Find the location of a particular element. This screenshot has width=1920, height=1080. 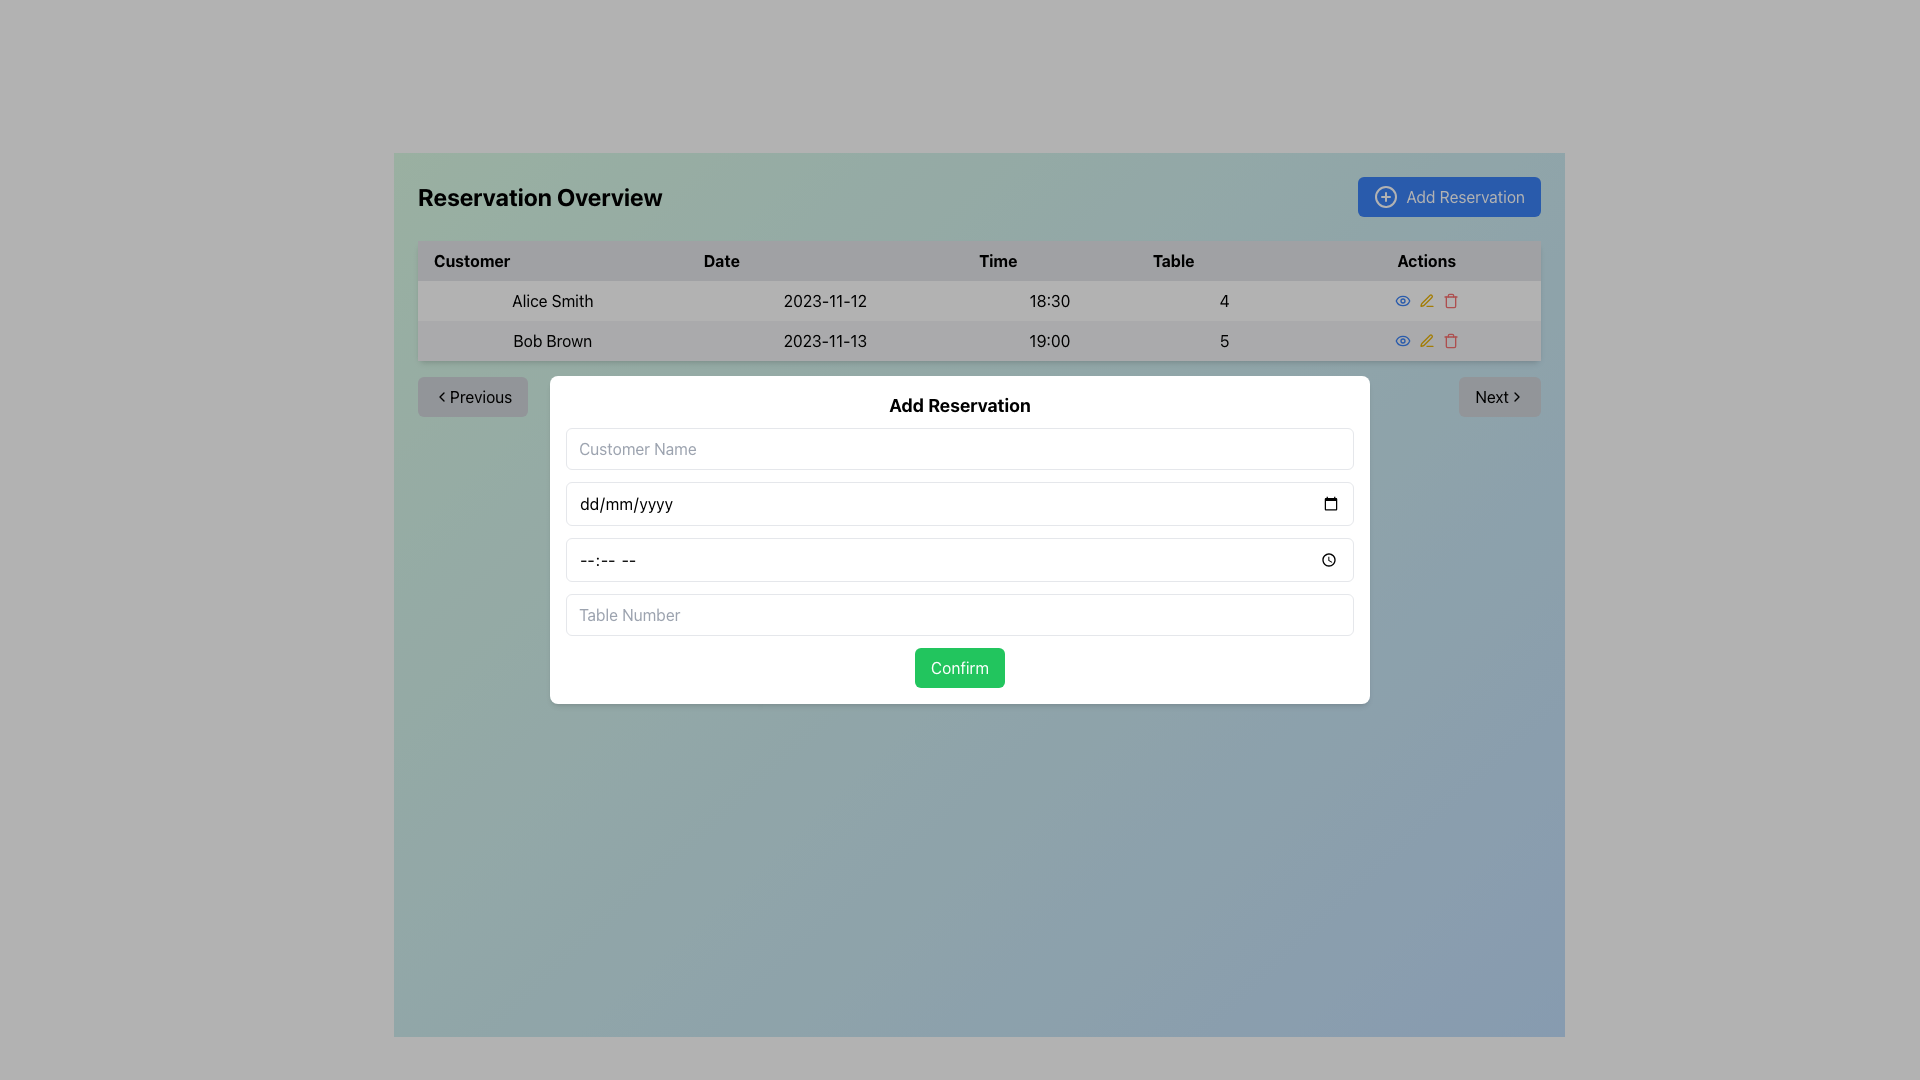

the green rectangular button labeled 'Confirm' located at the bottom-right of the form, which changes shade slightly when hovered is located at coordinates (960, 667).